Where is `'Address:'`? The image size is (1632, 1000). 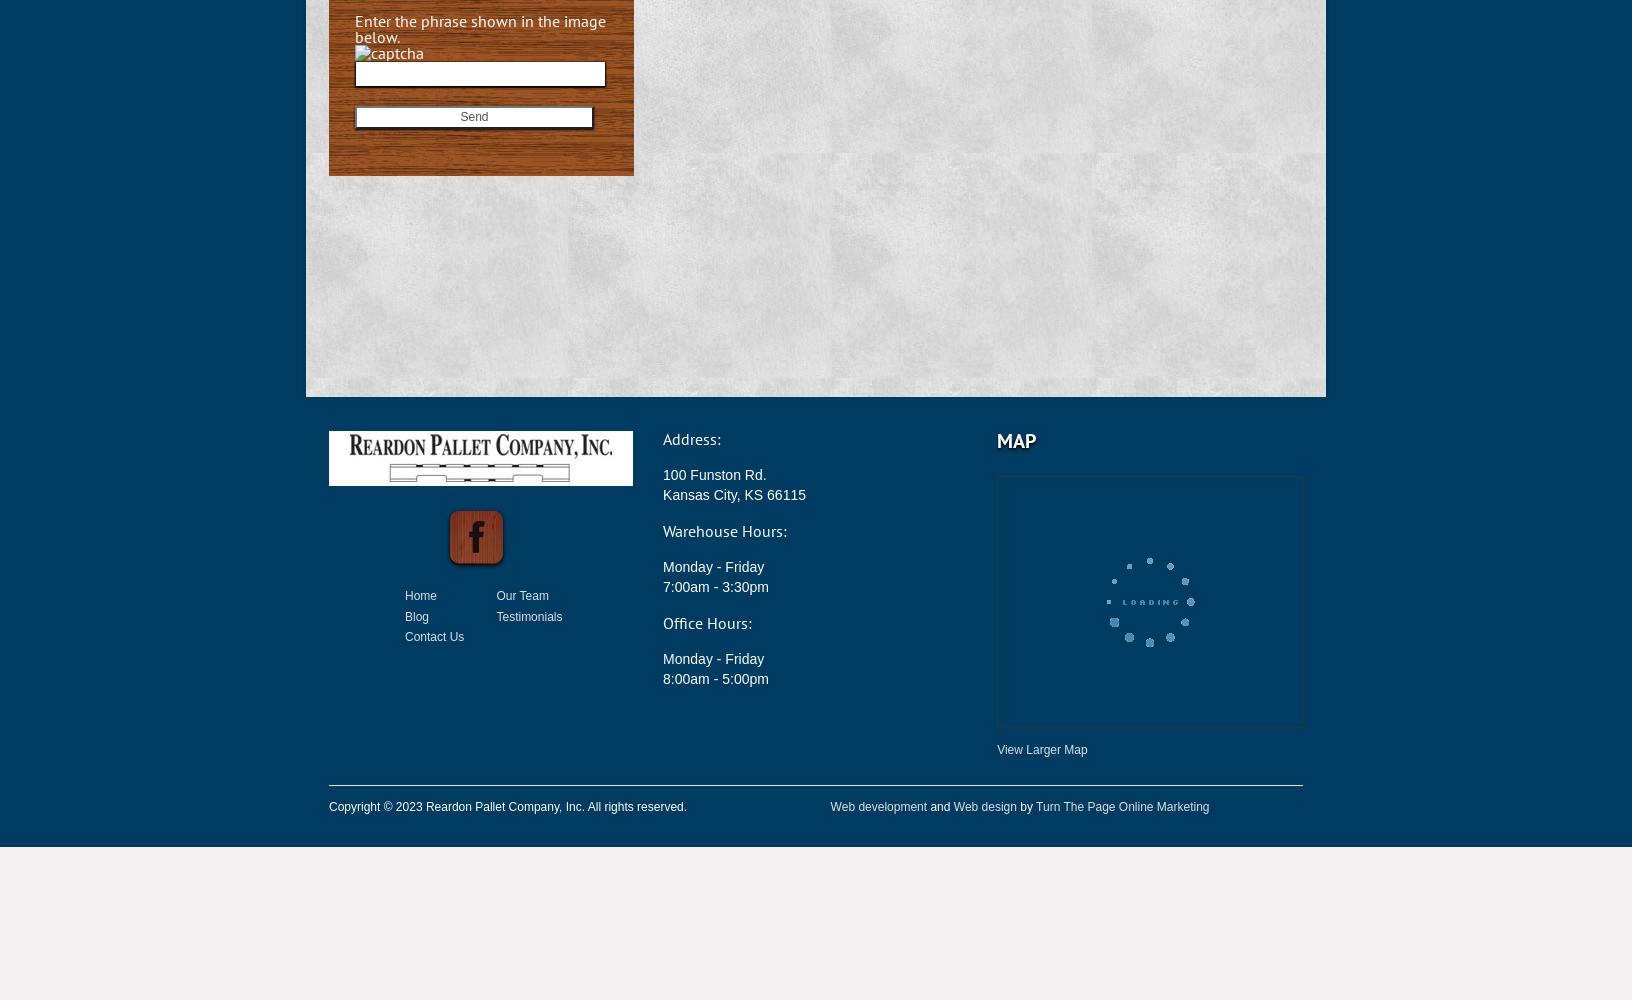
'Address:' is located at coordinates (661, 438).